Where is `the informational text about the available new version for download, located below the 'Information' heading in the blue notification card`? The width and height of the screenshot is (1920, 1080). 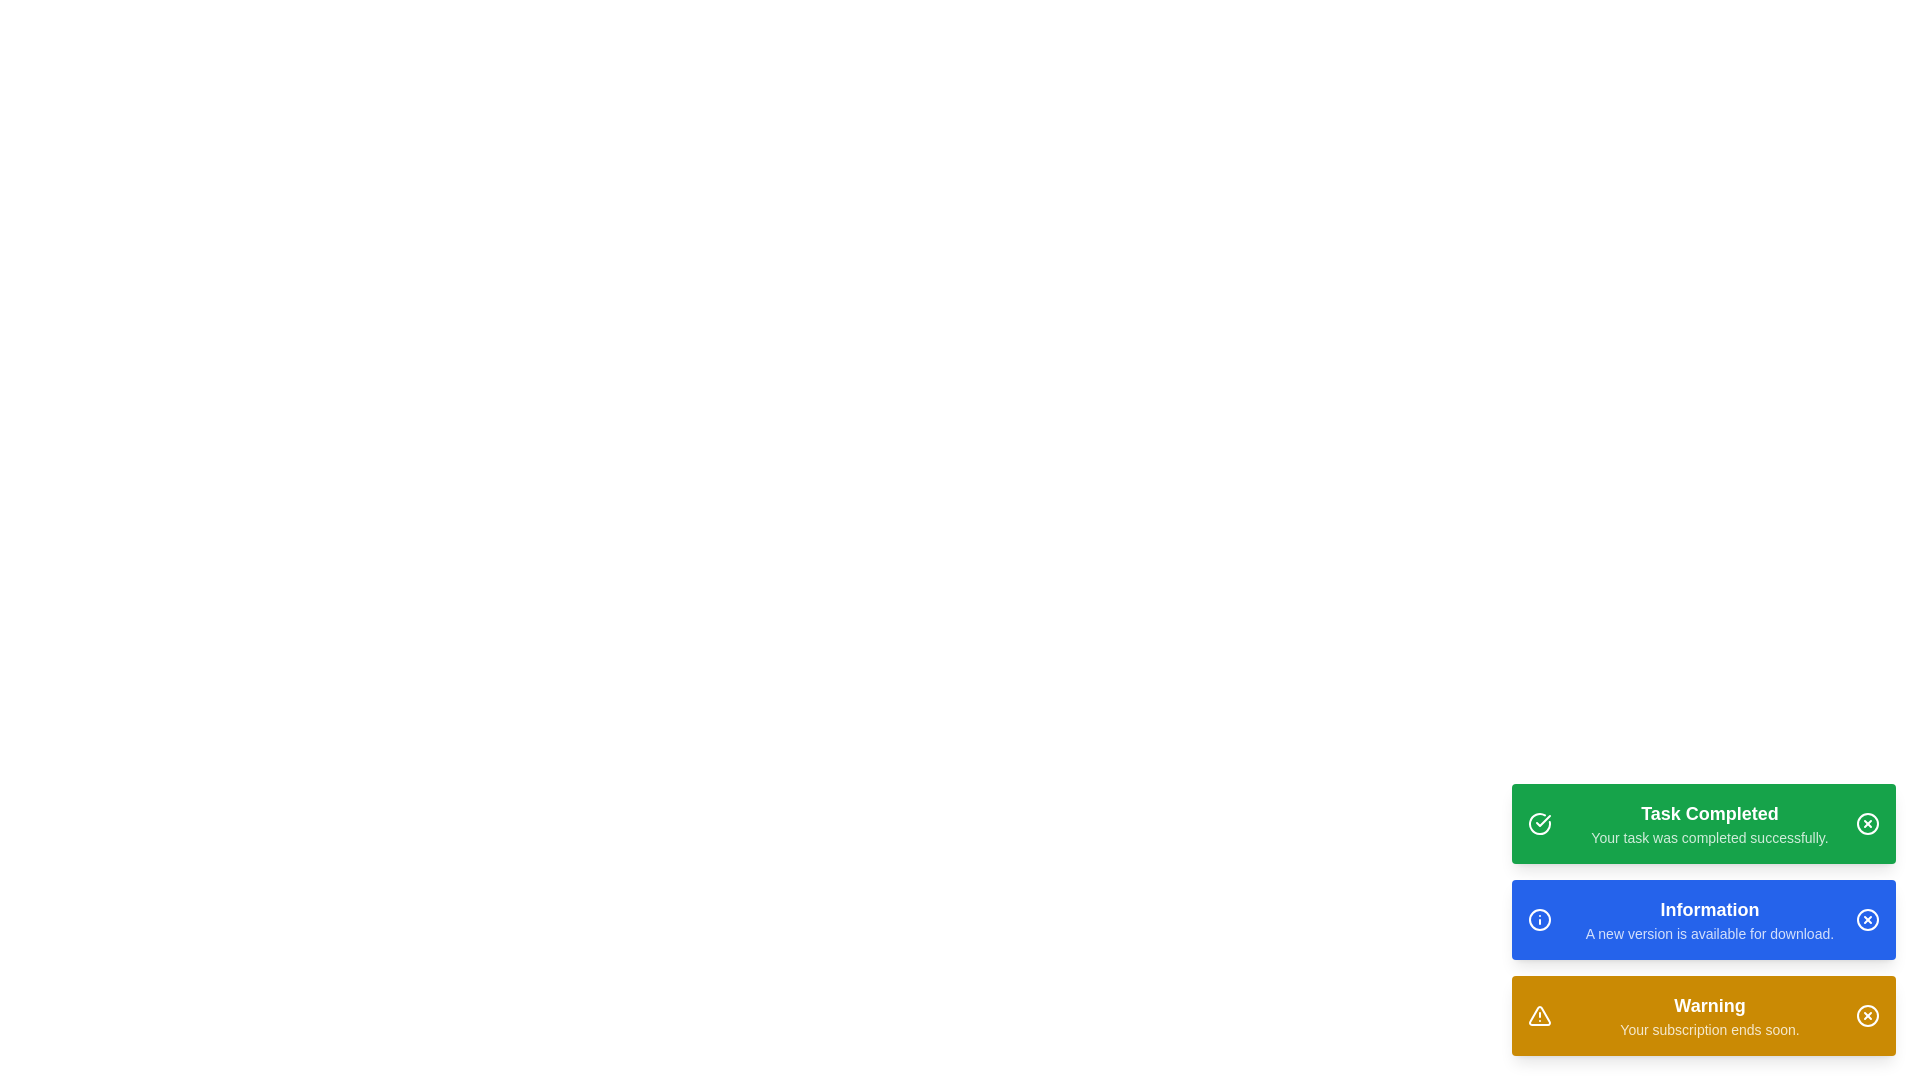 the informational text about the available new version for download, located below the 'Information' heading in the blue notification card is located at coordinates (1708, 933).